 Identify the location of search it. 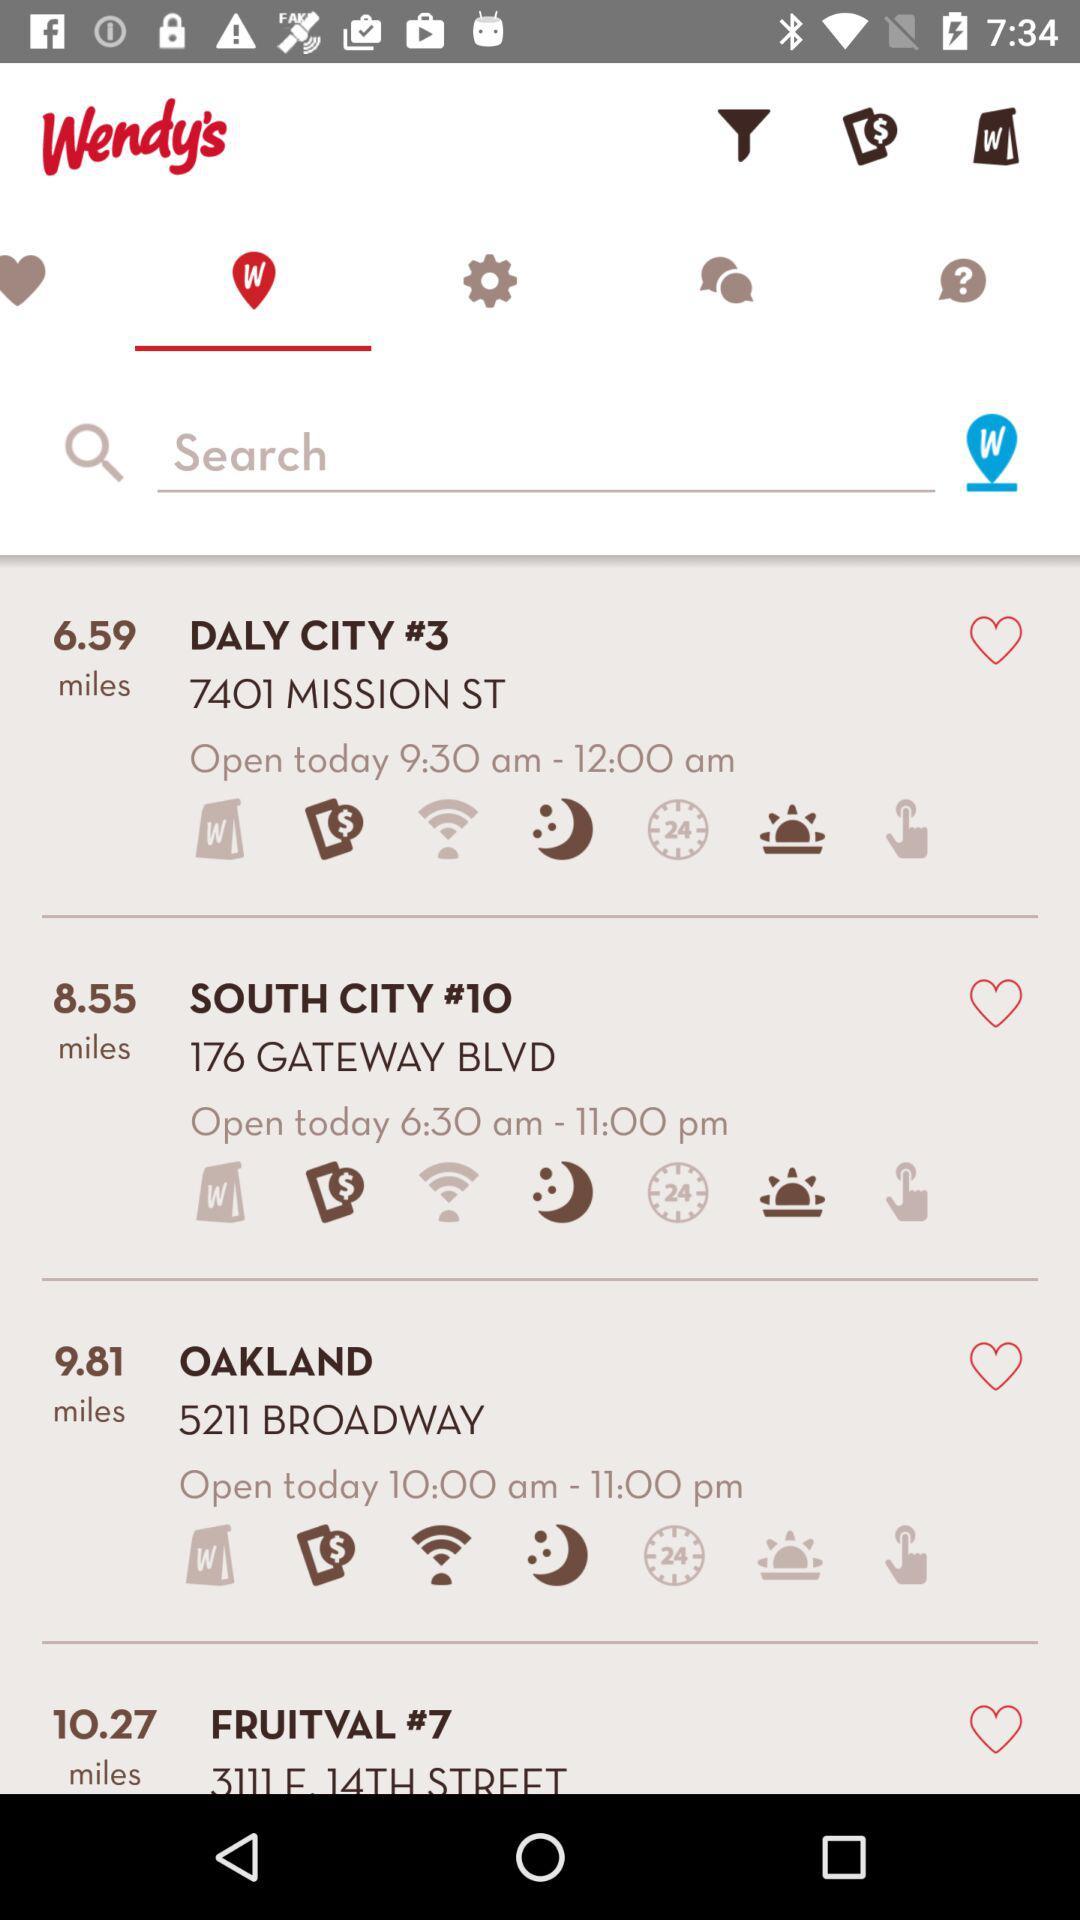
(991, 451).